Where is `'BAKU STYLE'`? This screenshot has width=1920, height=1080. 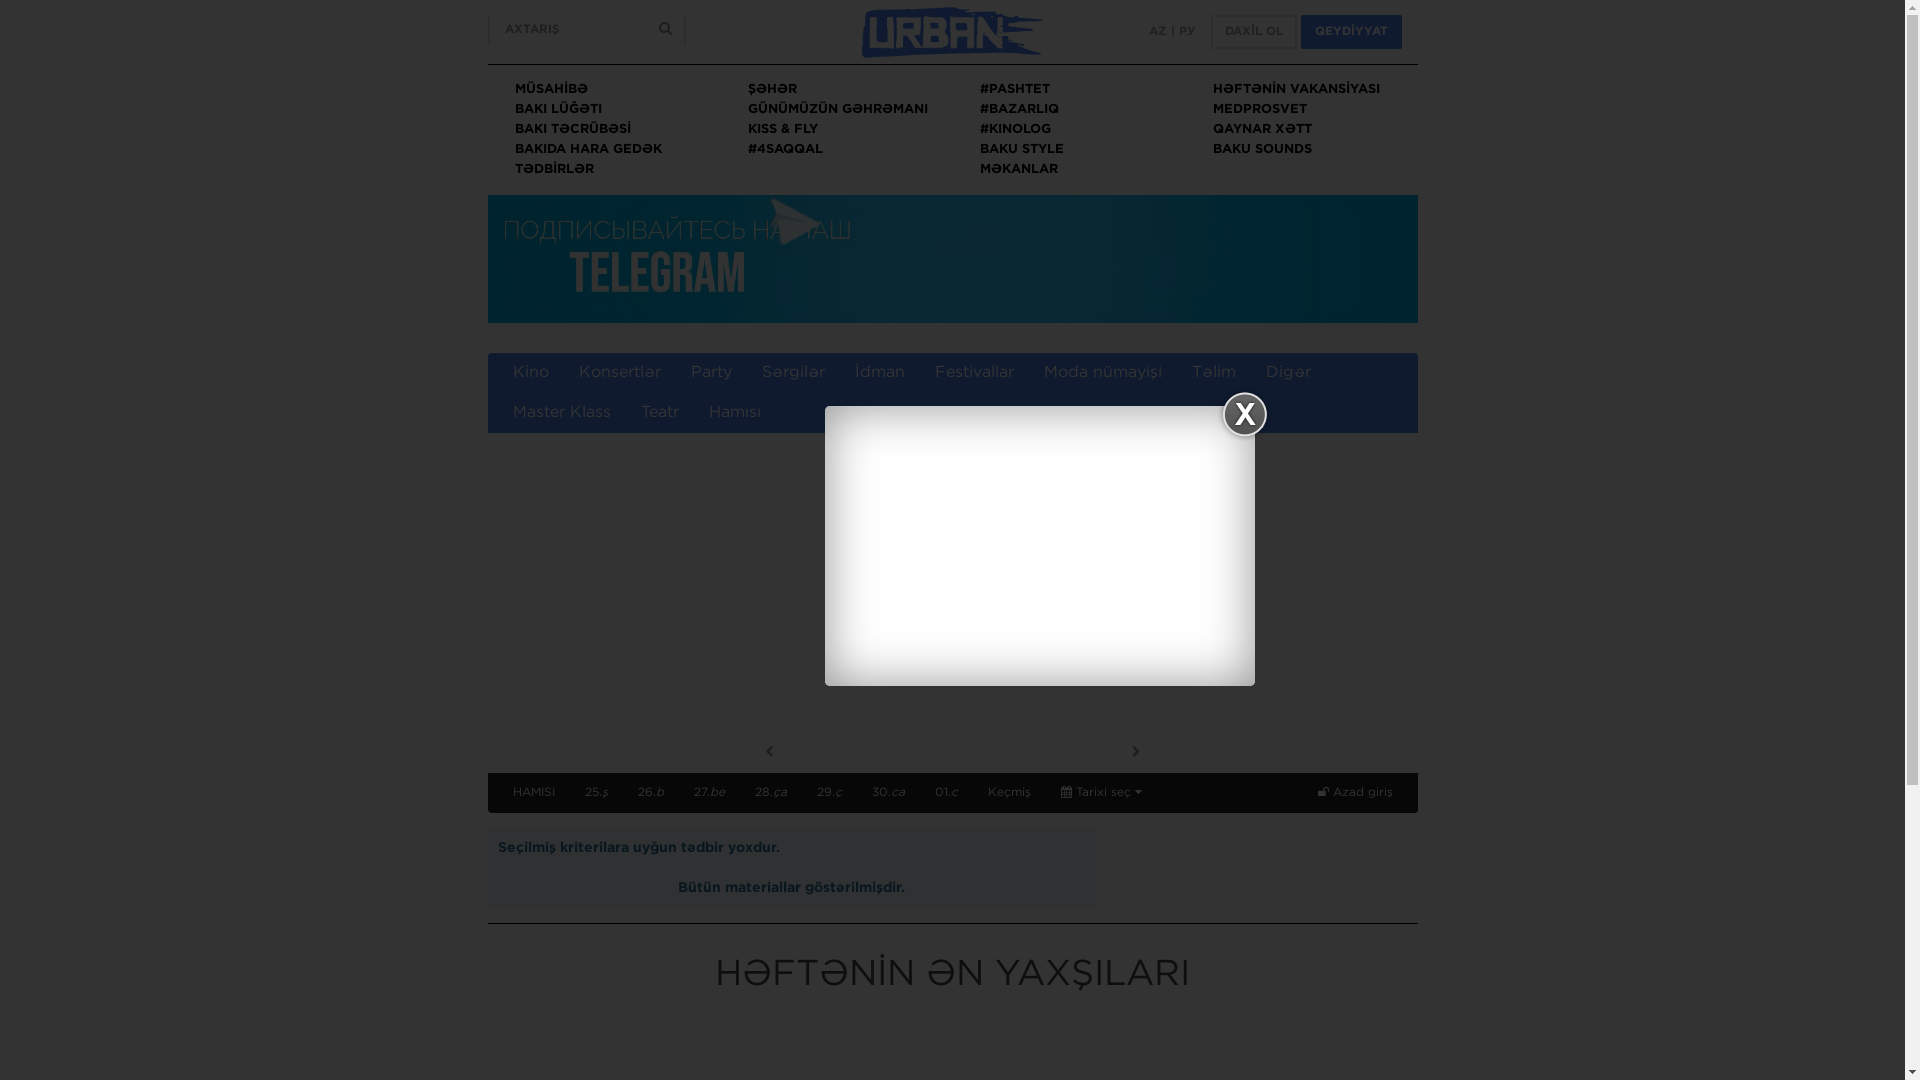 'BAKU STYLE' is located at coordinates (979, 148).